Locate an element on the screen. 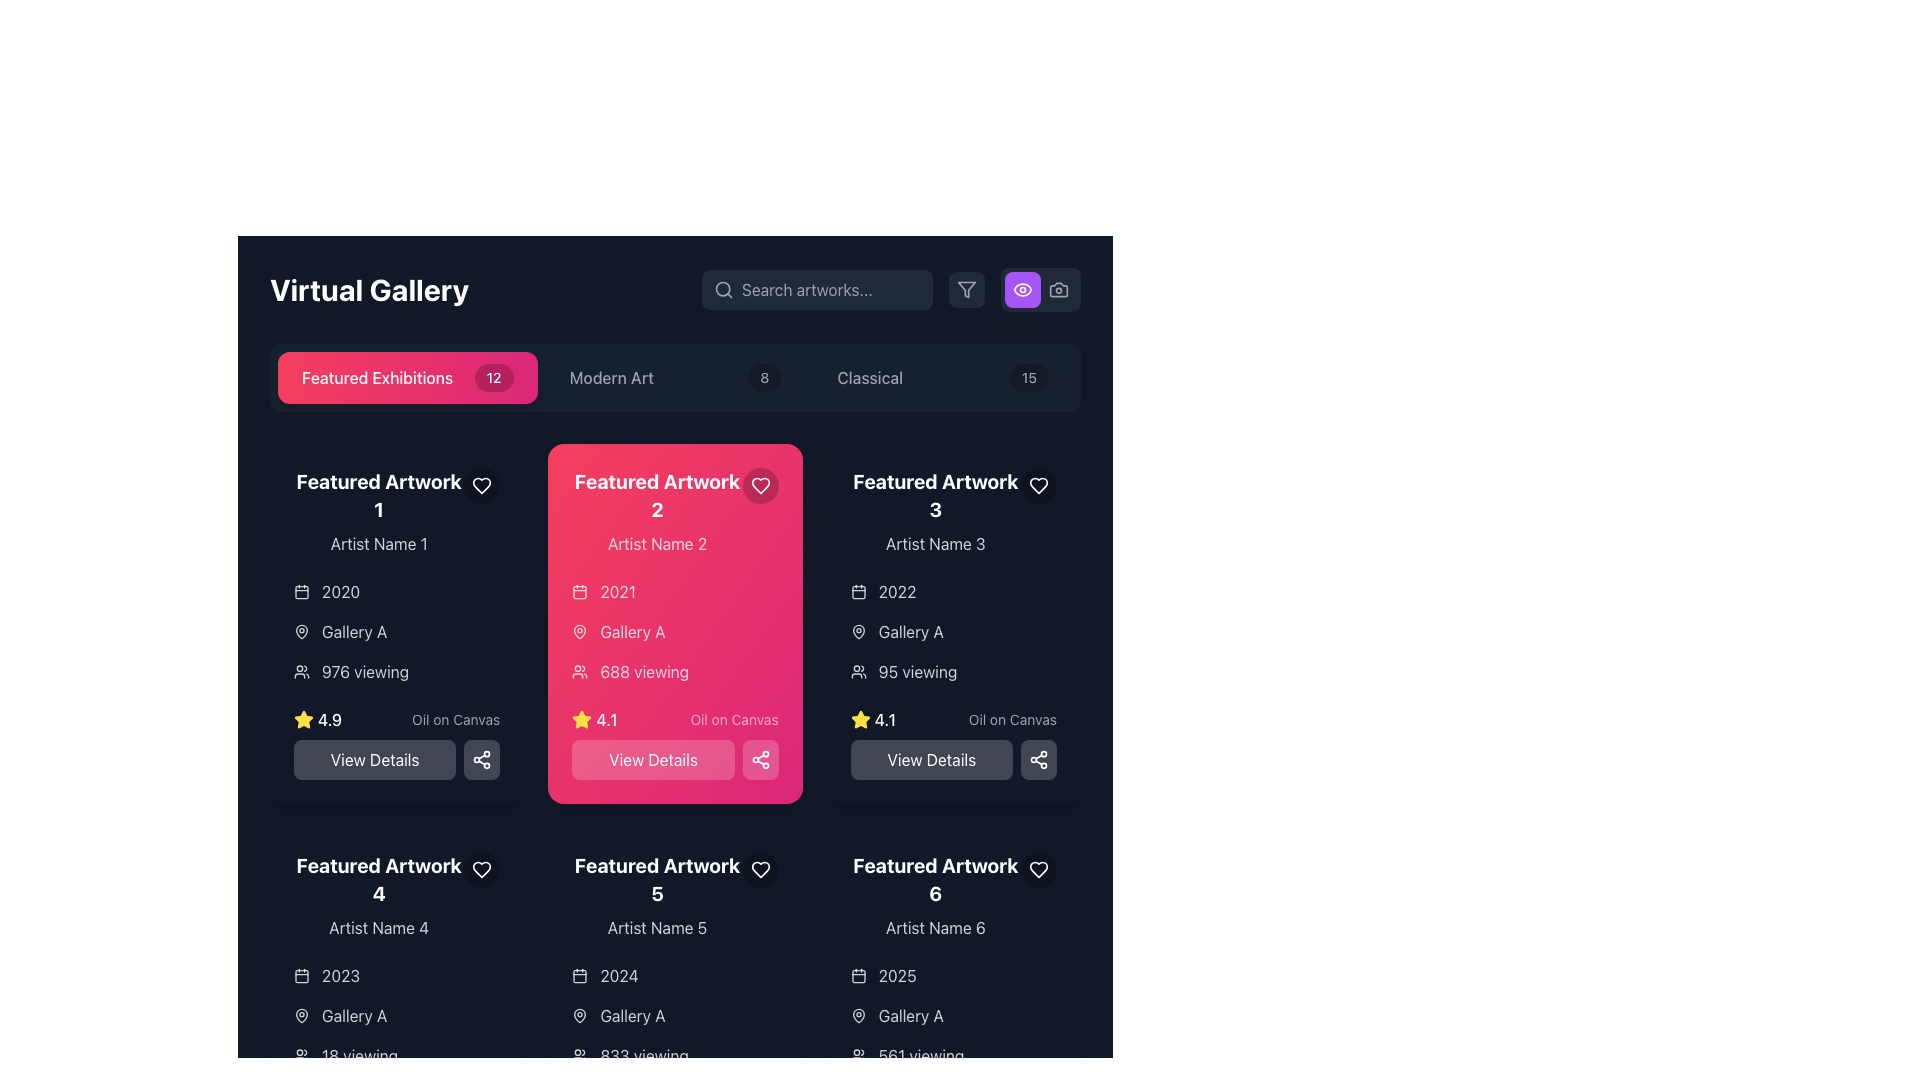 This screenshot has height=1080, width=1920. the pin icon located within the 'Featured Artwork 2' card, situated below the '2021' label and above the '688 viewing' text is located at coordinates (579, 632).